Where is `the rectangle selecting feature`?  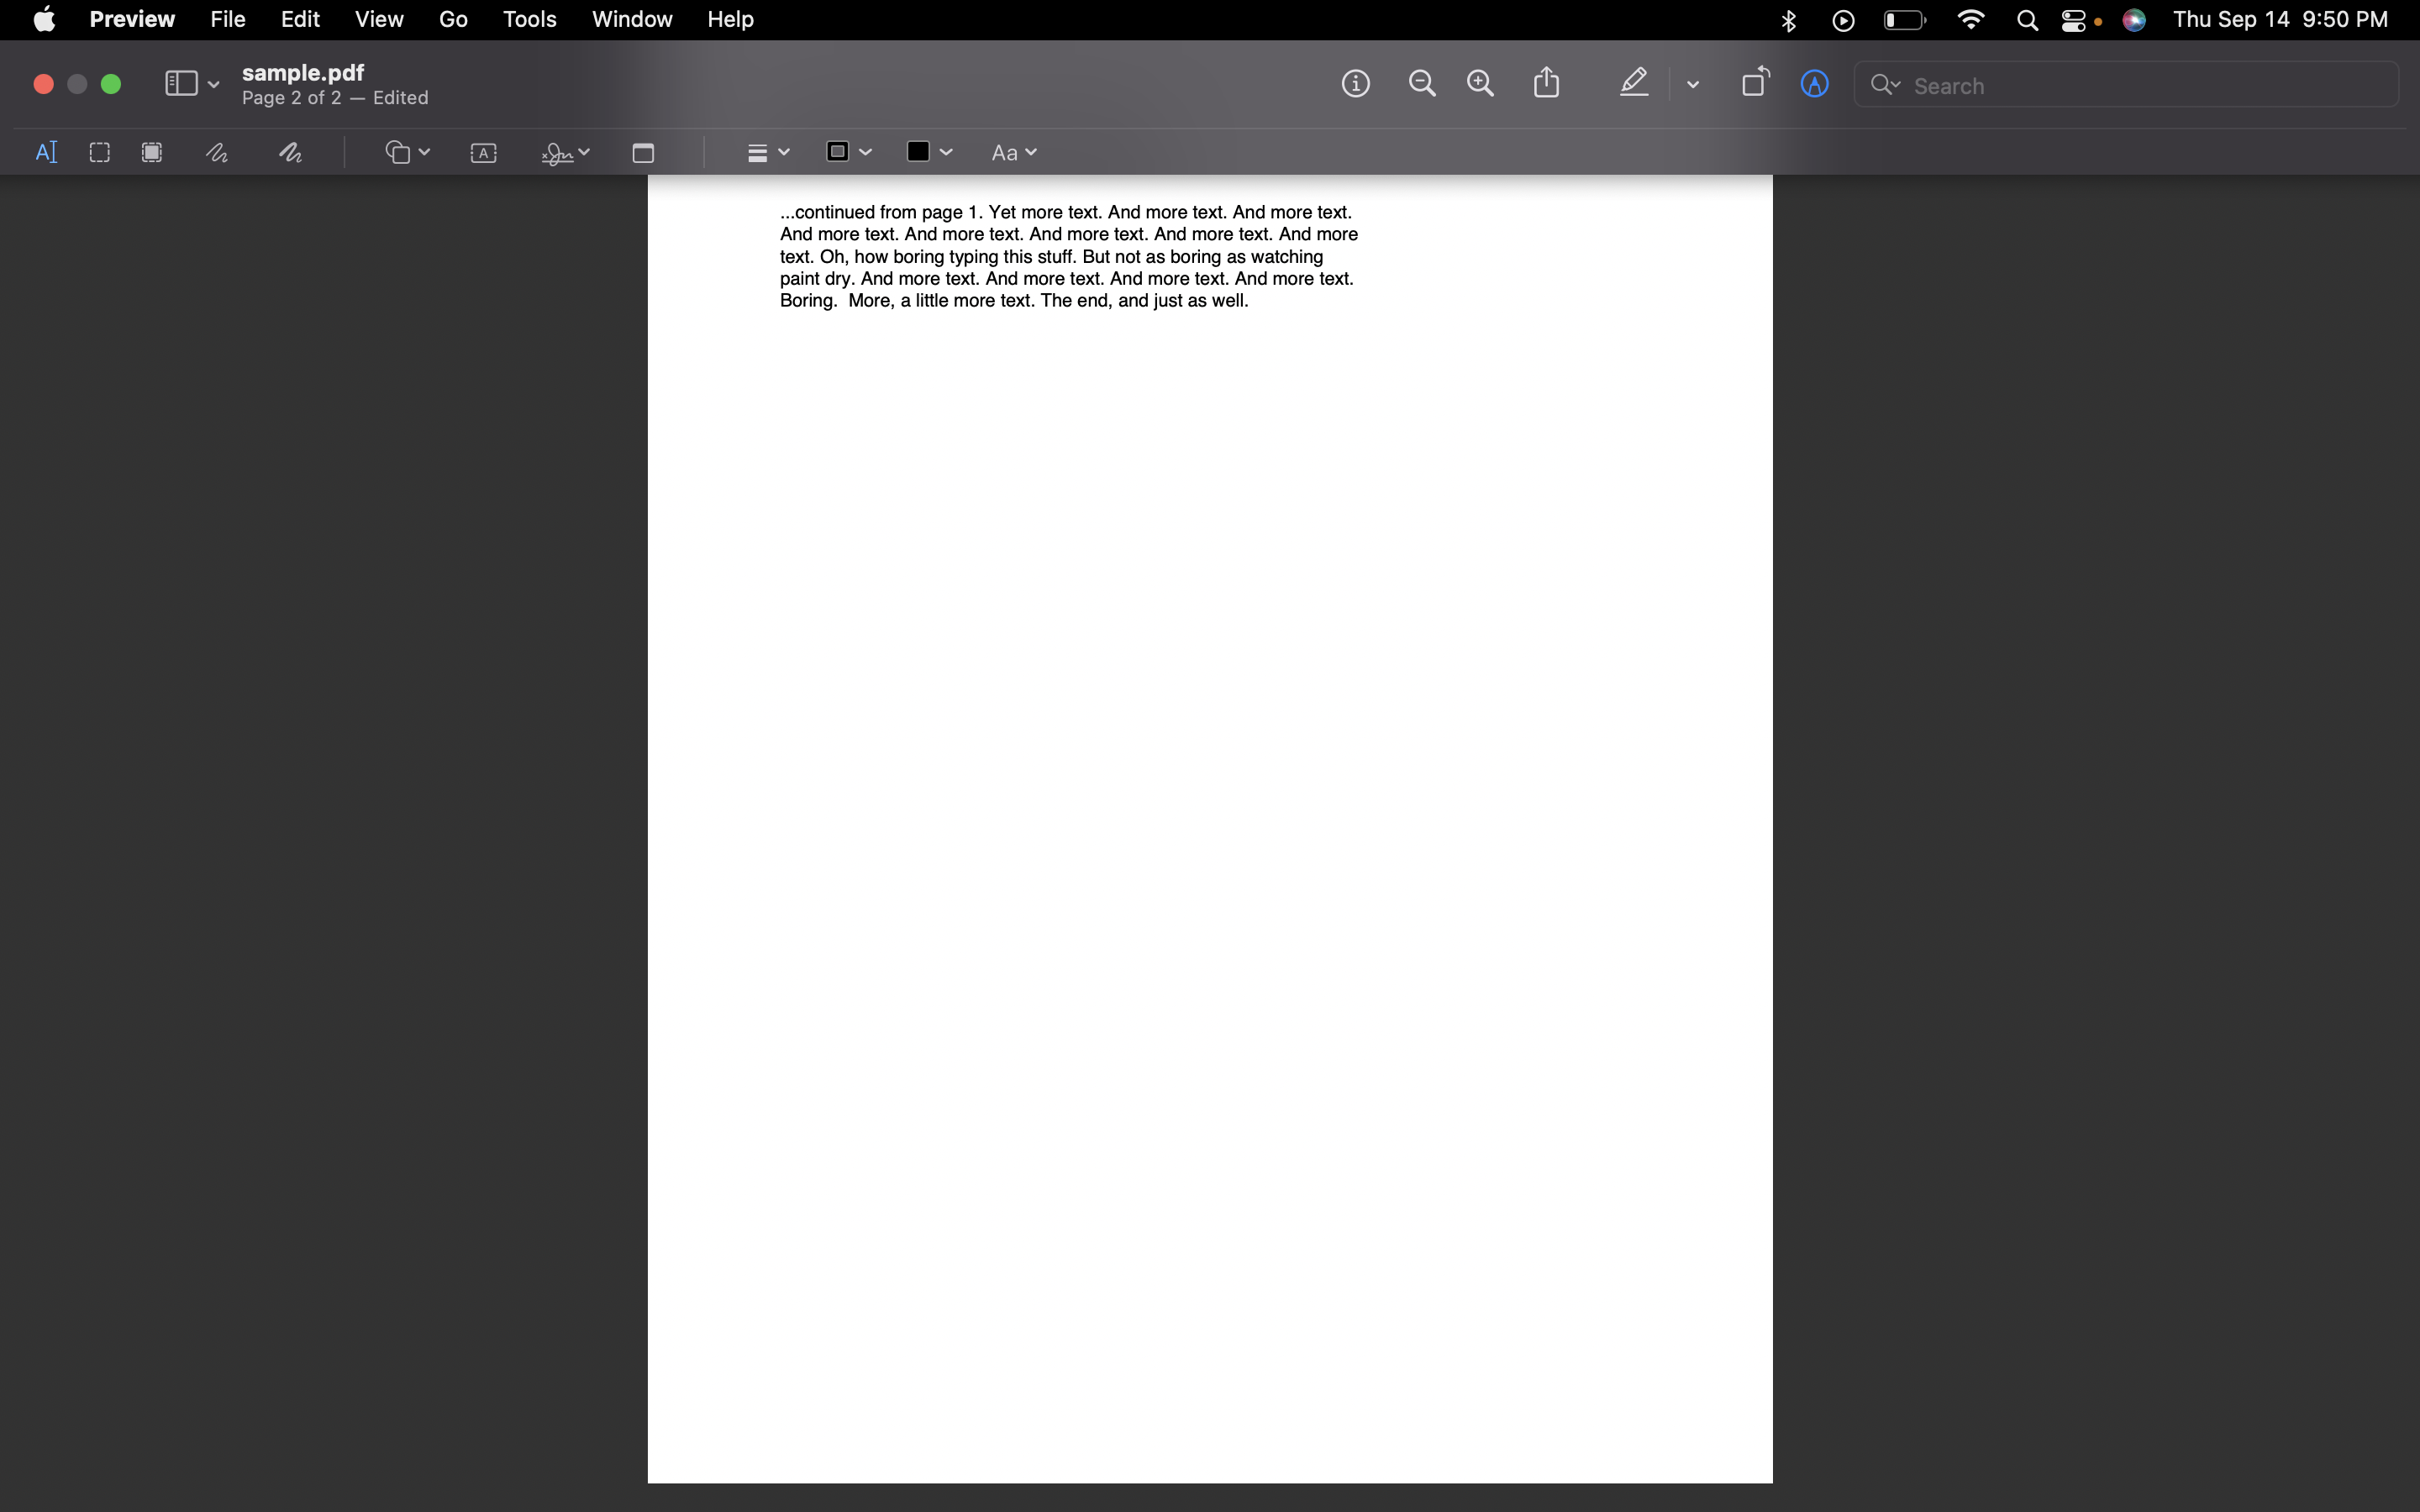
the rectangle selecting feature is located at coordinates (98, 153).